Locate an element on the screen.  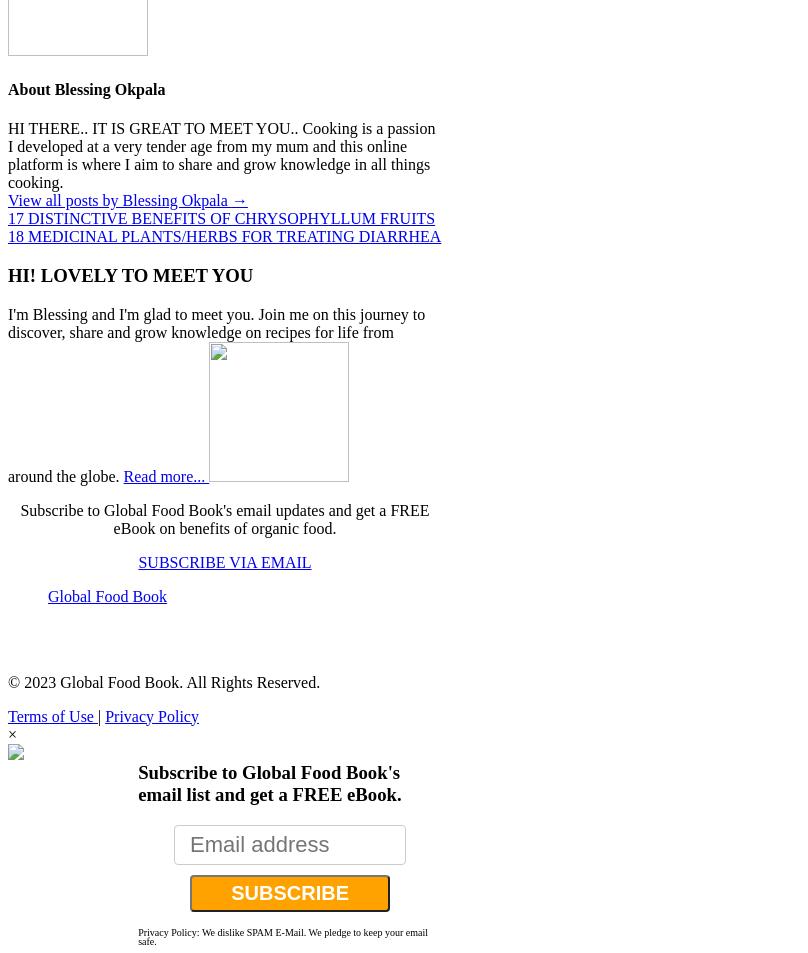
'Terms of Use' is located at coordinates (52, 715).